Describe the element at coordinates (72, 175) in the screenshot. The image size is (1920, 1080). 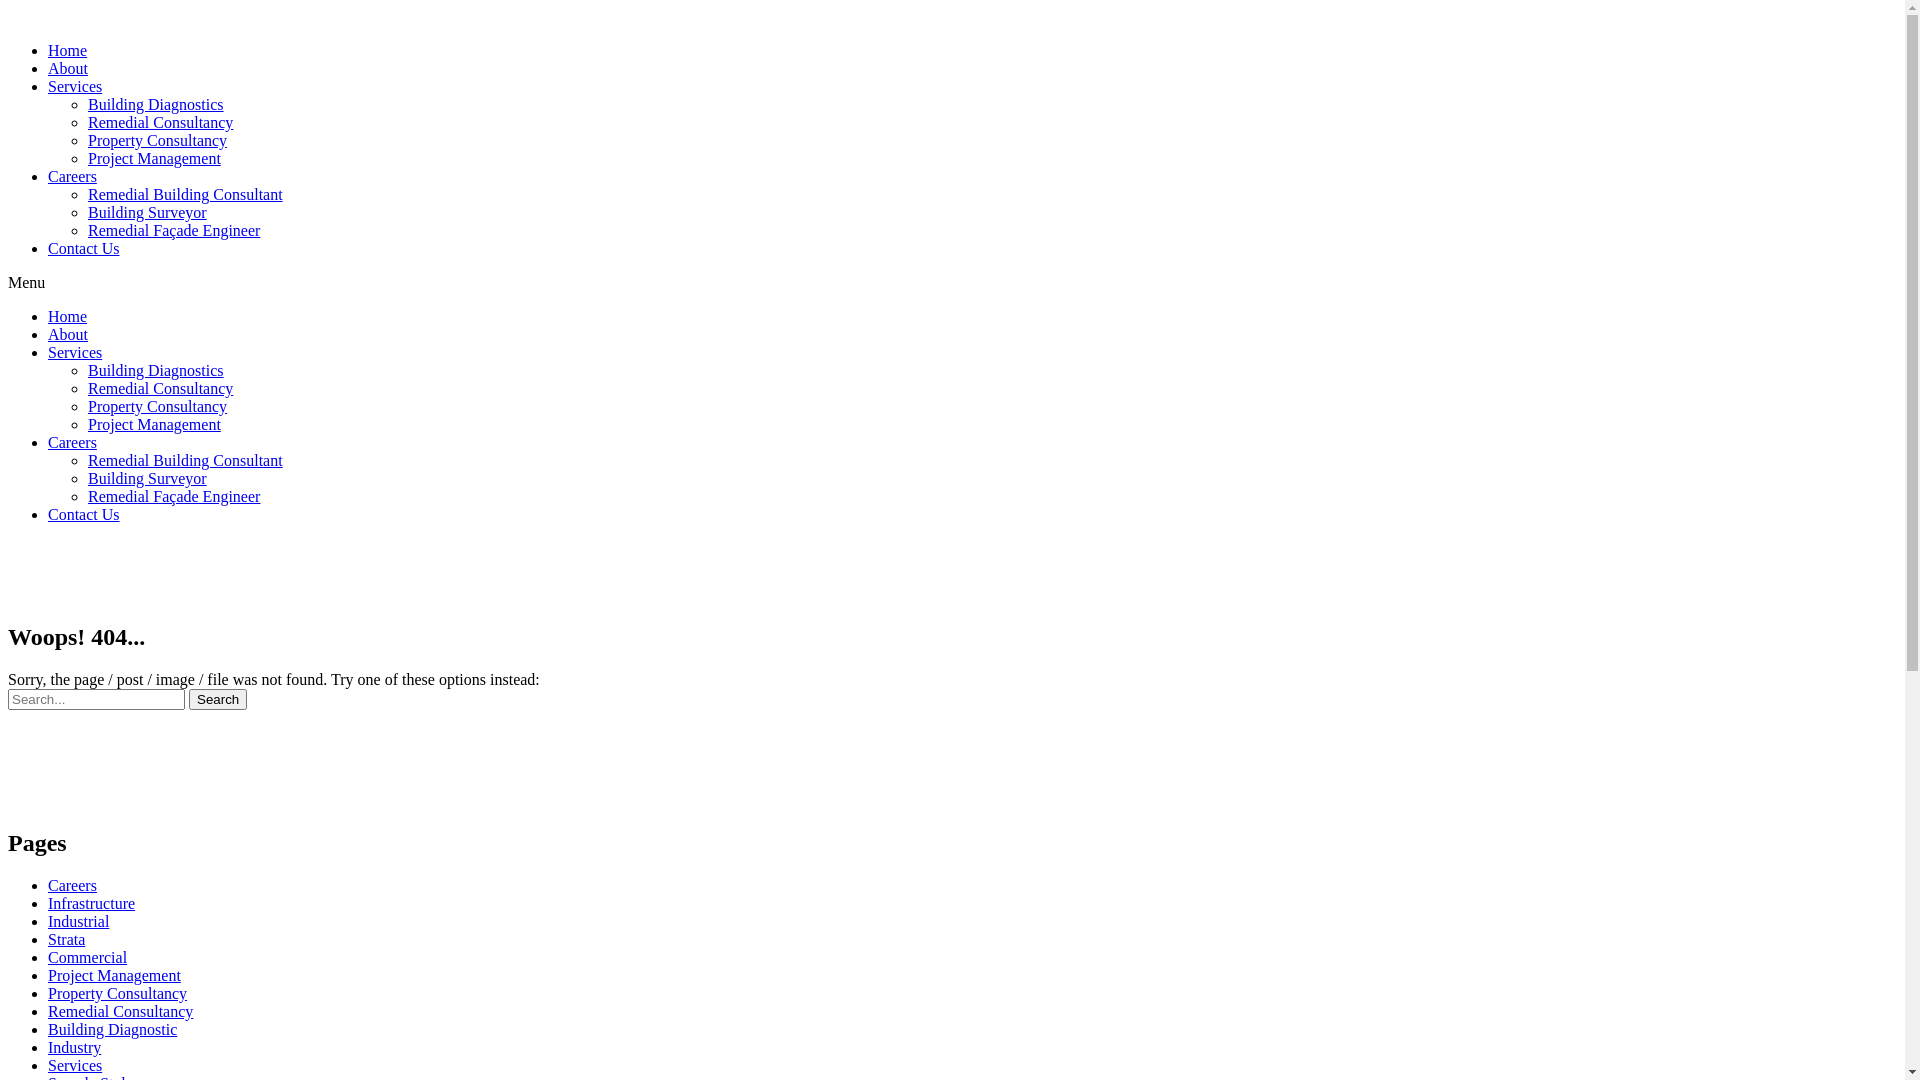
I see `'Careers'` at that location.